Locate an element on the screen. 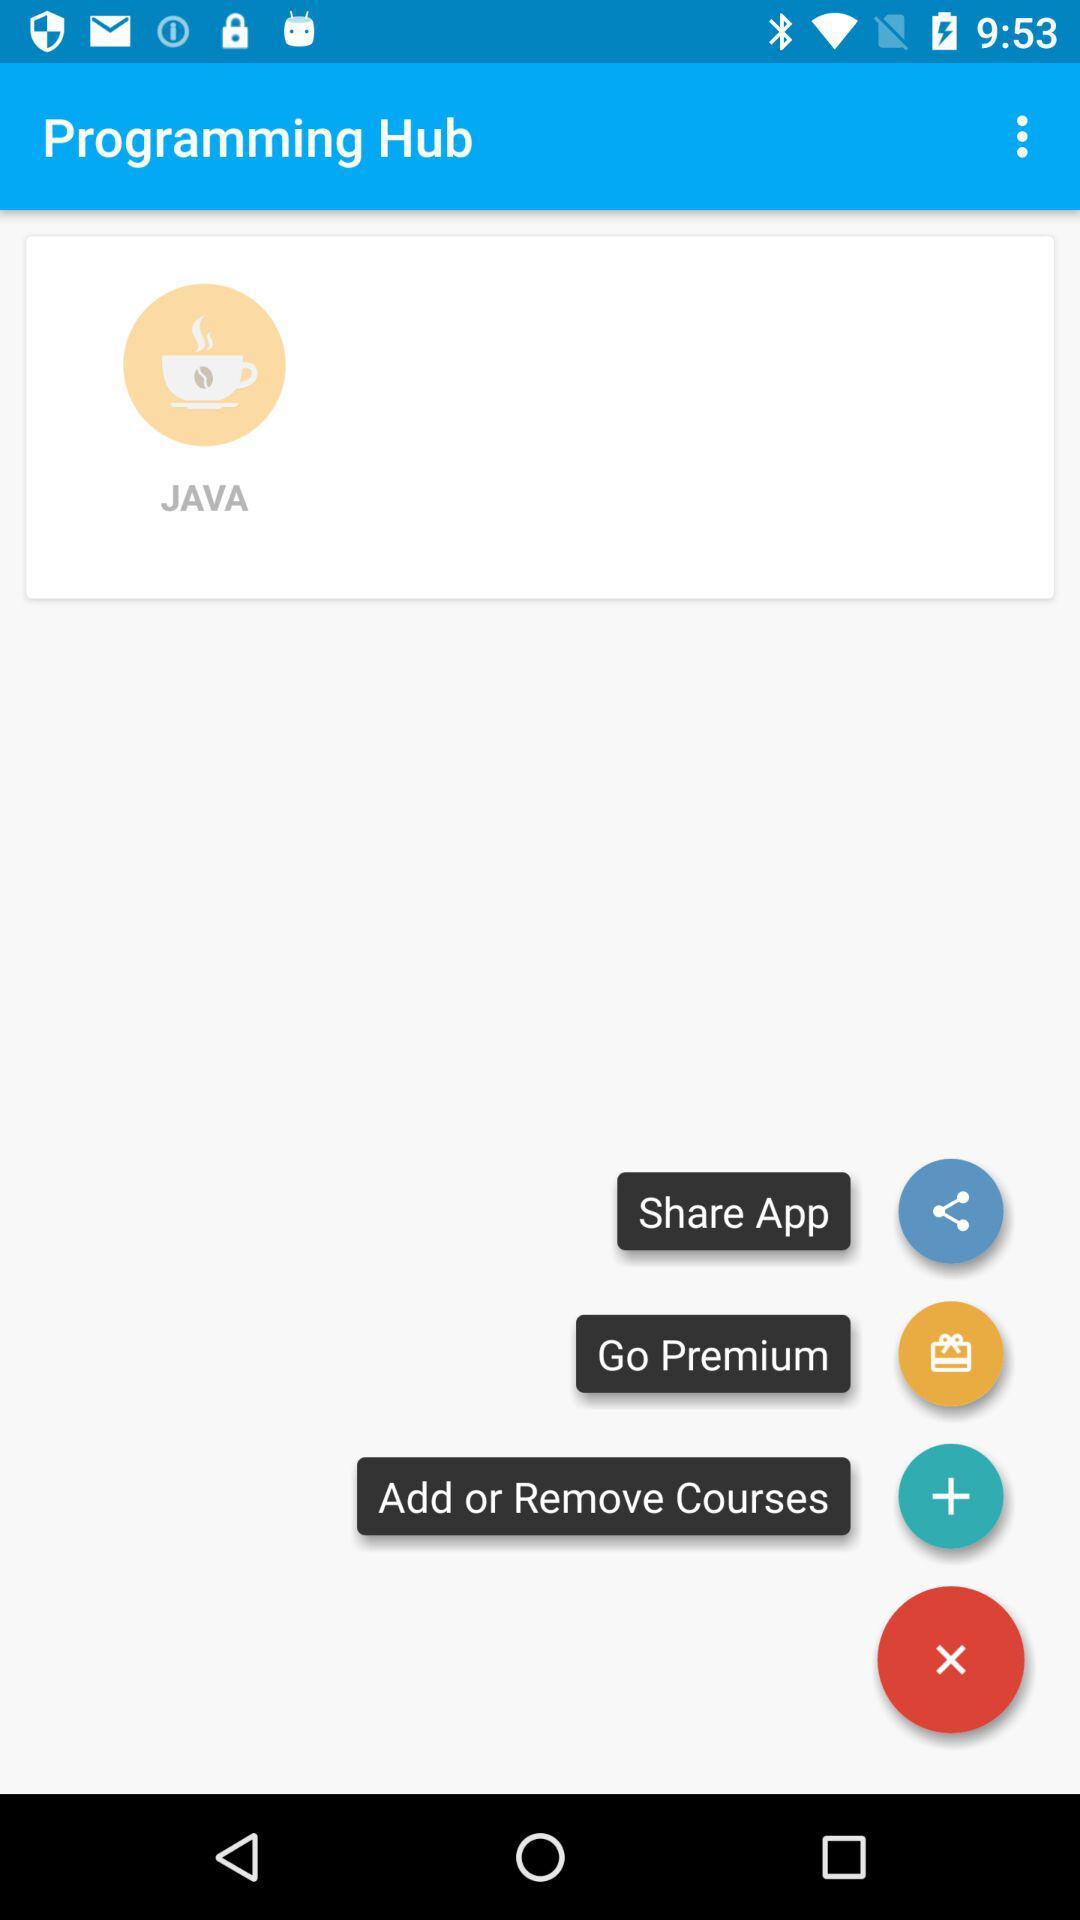  icon next to the share app item is located at coordinates (950, 1210).